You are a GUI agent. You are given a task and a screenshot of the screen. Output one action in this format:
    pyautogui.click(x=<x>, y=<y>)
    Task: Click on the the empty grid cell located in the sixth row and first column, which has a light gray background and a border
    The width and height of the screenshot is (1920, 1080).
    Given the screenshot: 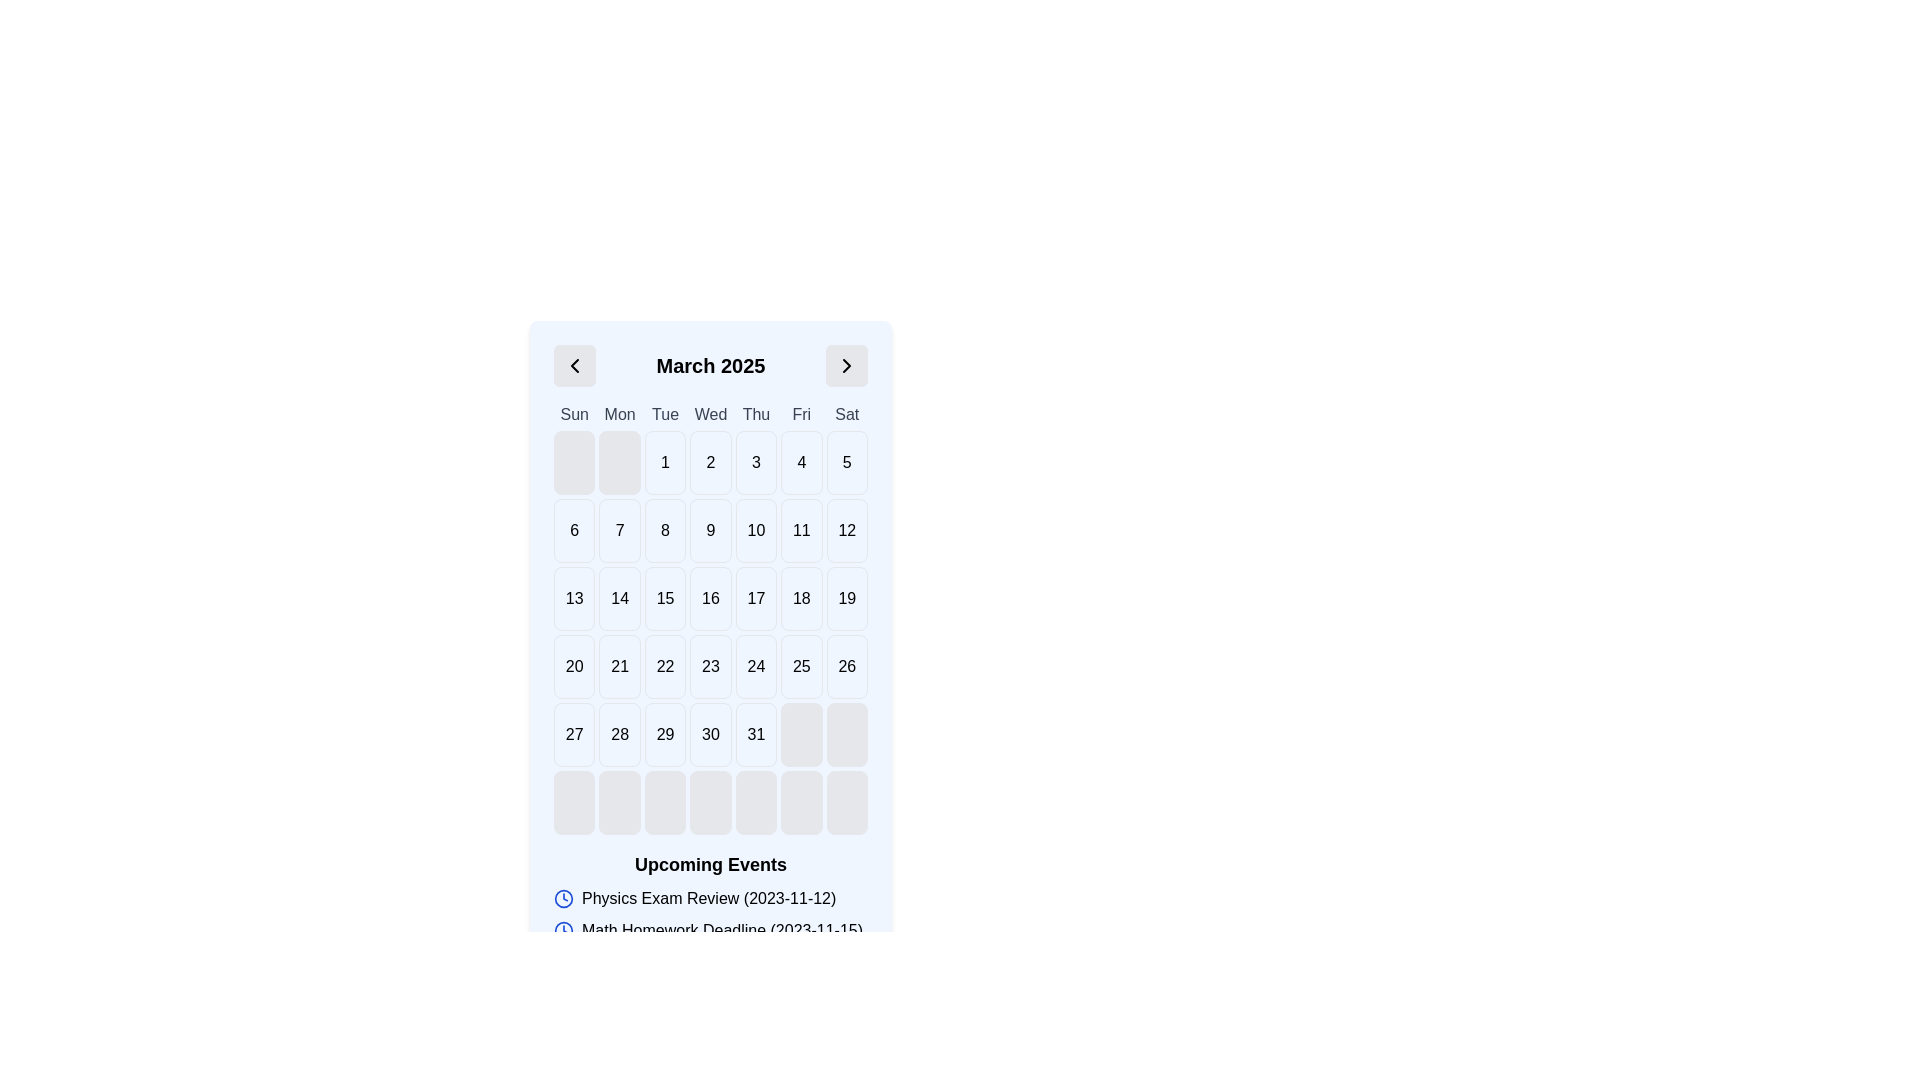 What is the action you would take?
    pyautogui.click(x=573, y=801)
    